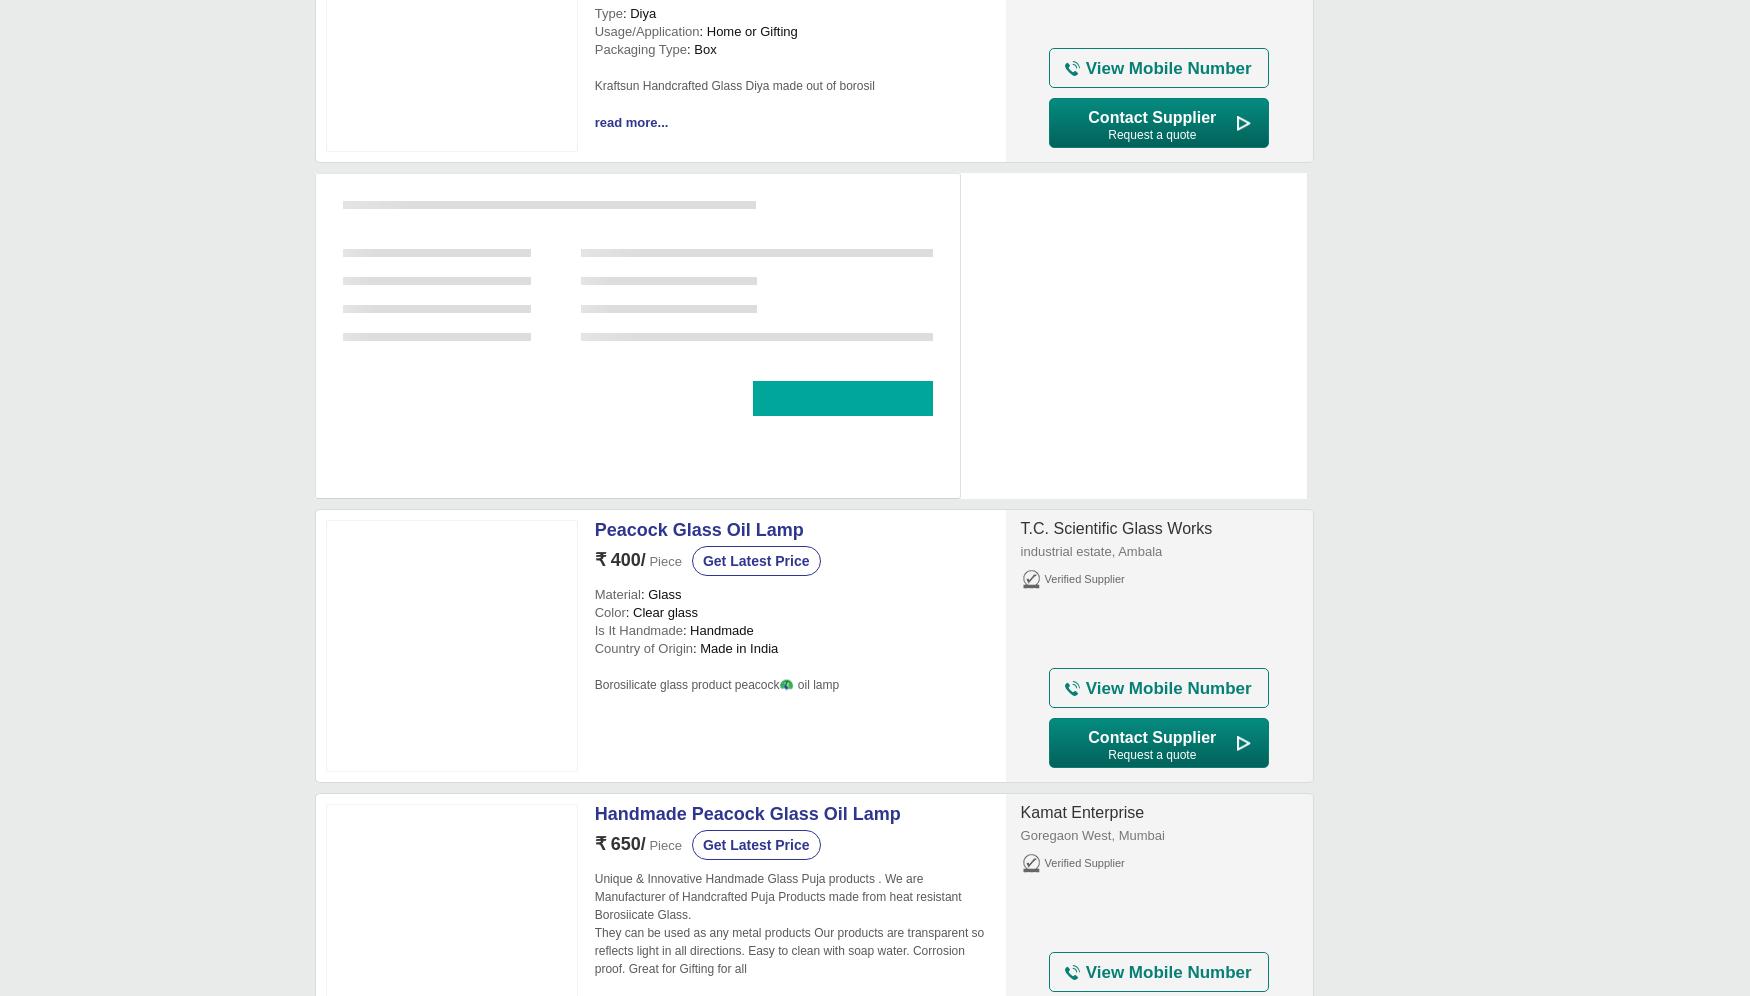  Describe the element at coordinates (593, 529) in the screenshot. I see `'Peacock Glass Oil Lamp'` at that location.